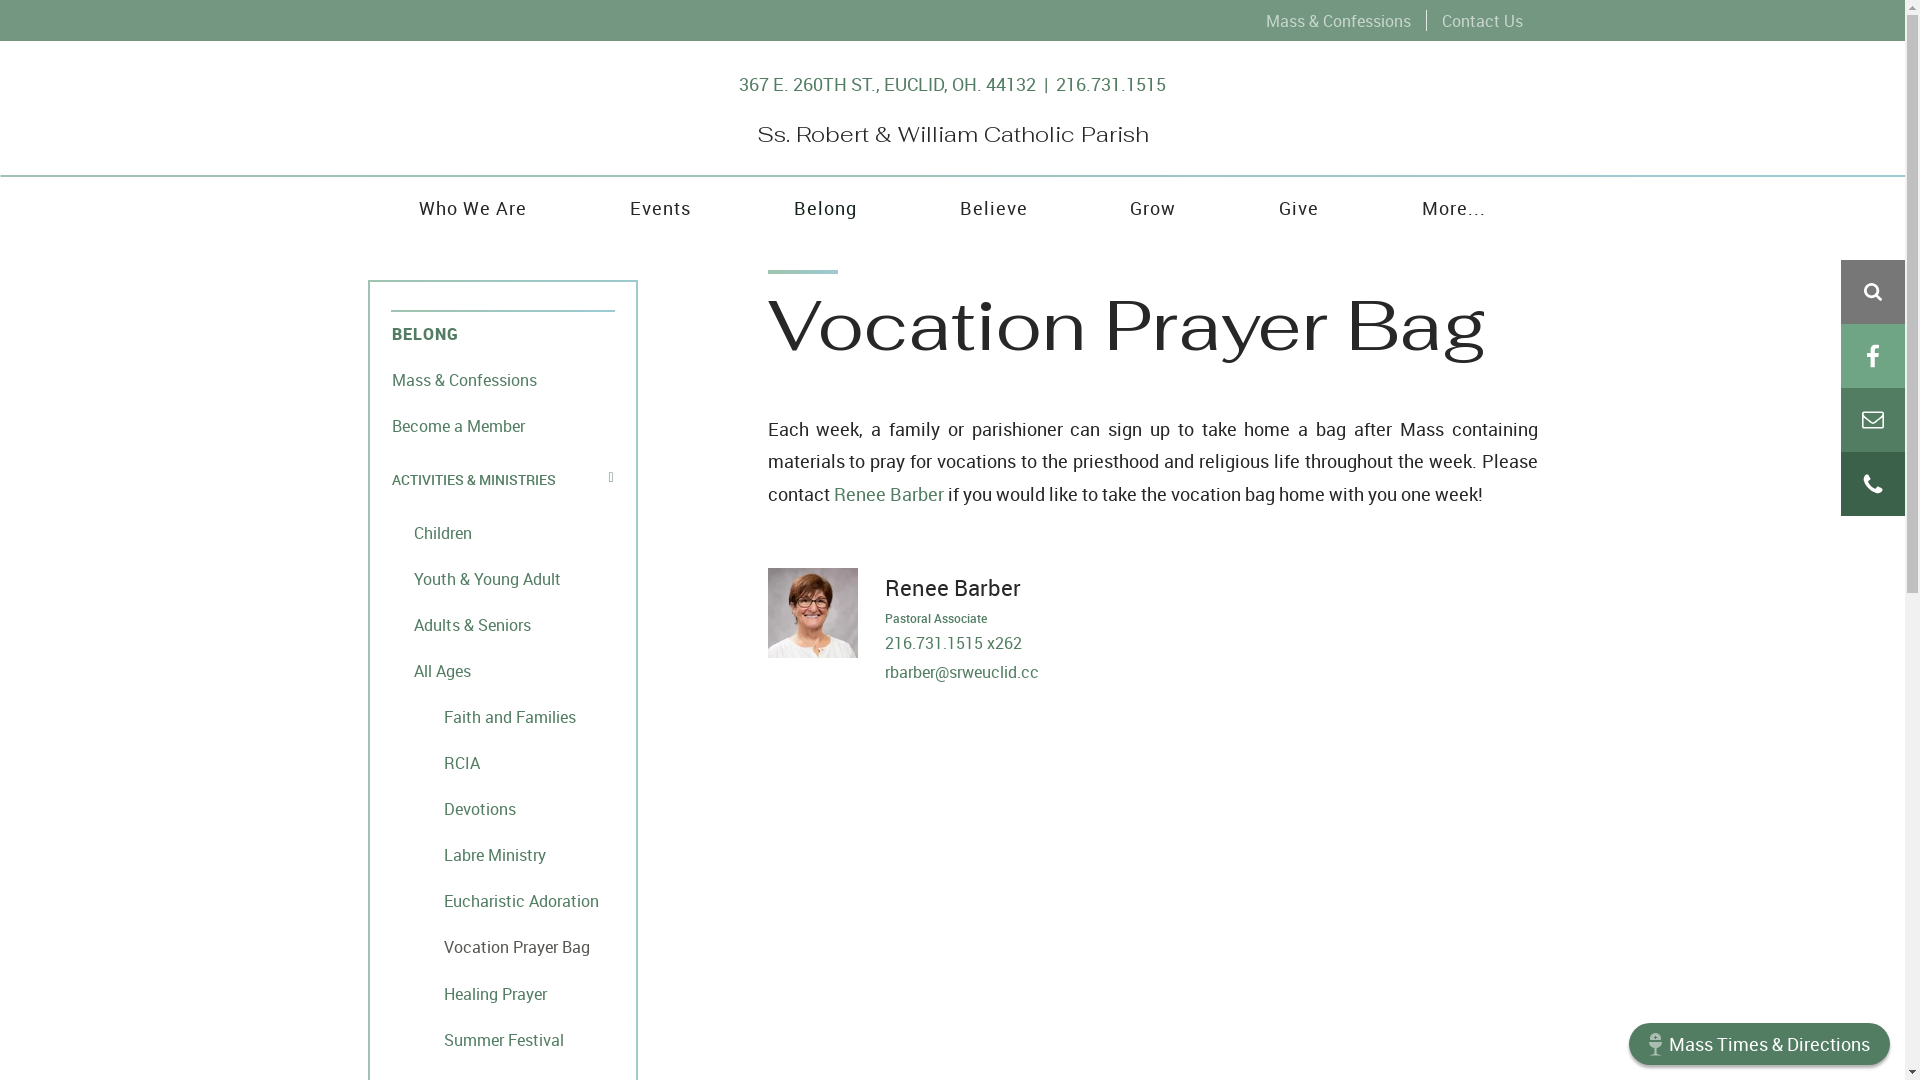 Image resolution: width=1920 pixels, height=1080 pixels. I want to click on 'Vocation Prayer Bag', so click(503, 946).